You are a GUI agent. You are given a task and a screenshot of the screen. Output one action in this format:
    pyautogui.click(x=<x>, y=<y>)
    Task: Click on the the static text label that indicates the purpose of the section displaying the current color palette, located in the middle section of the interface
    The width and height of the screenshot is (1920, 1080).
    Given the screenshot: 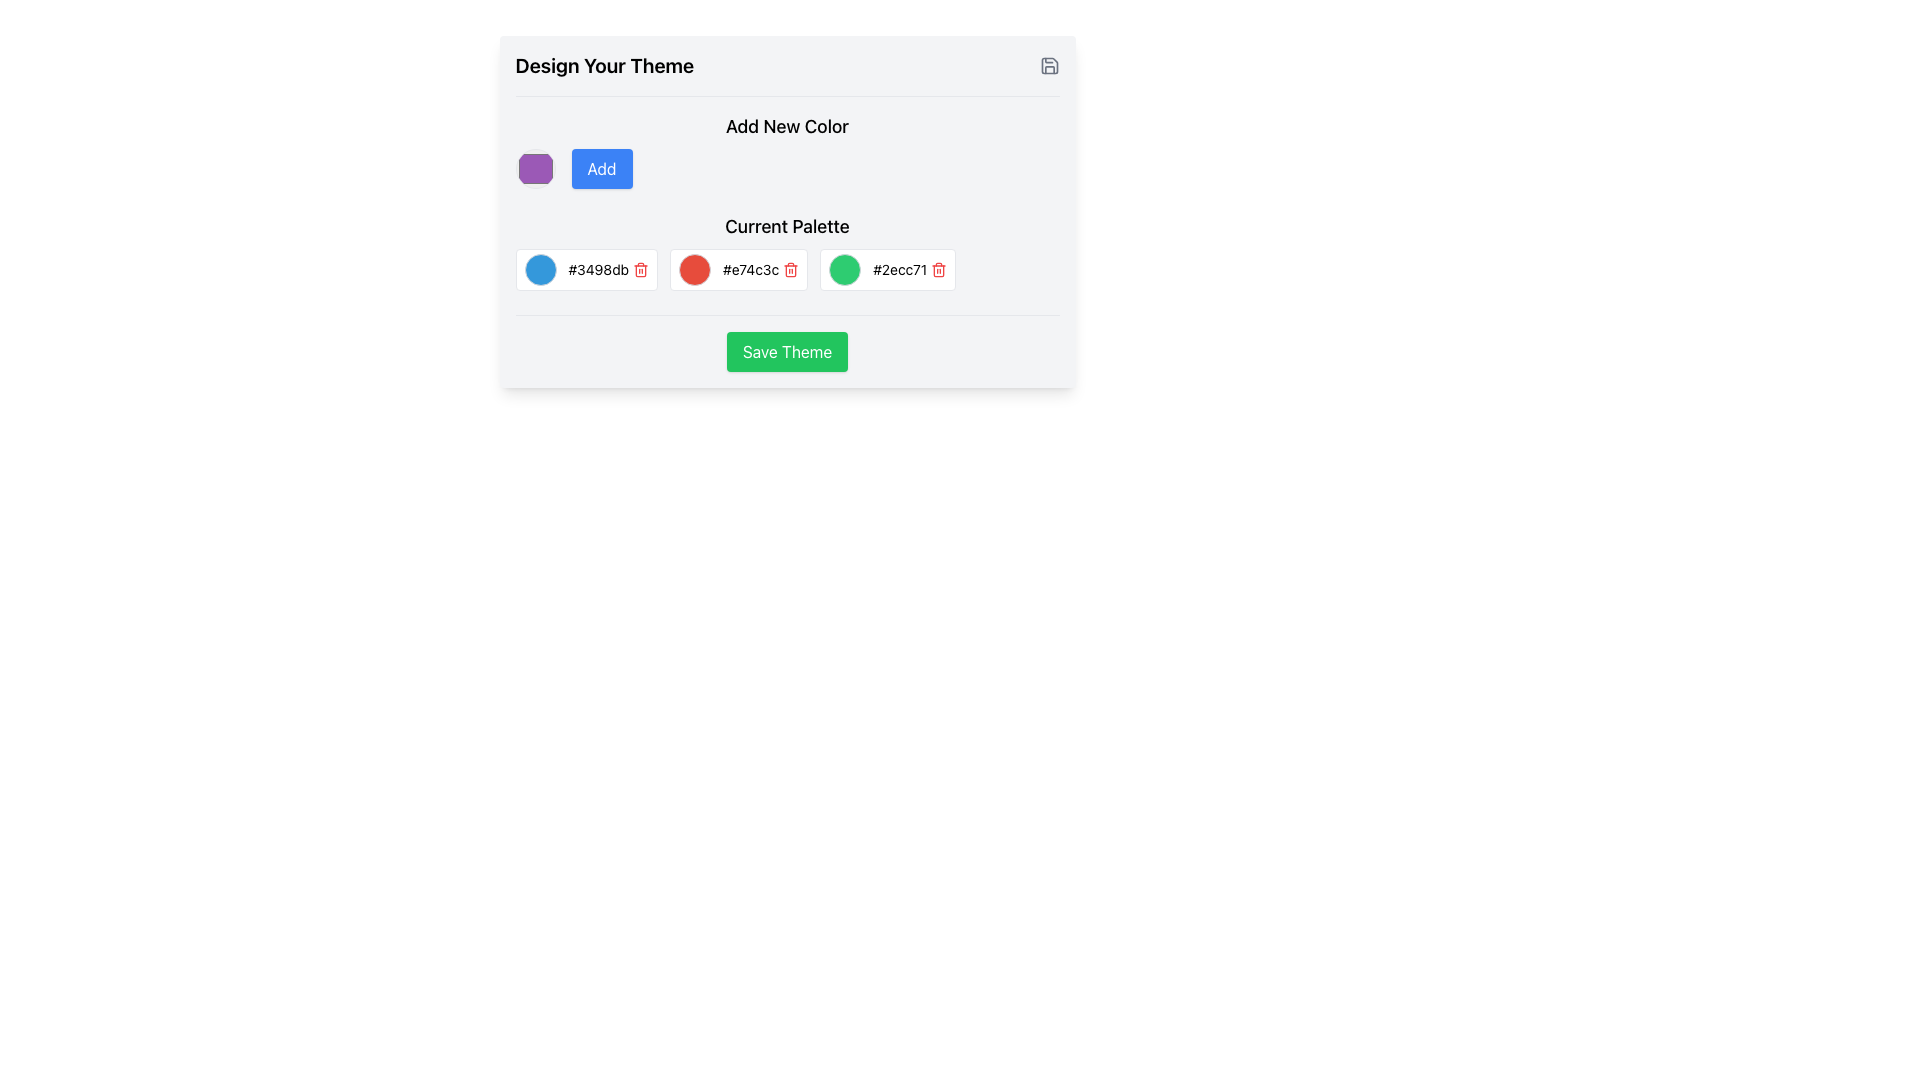 What is the action you would take?
    pyautogui.click(x=786, y=230)
    